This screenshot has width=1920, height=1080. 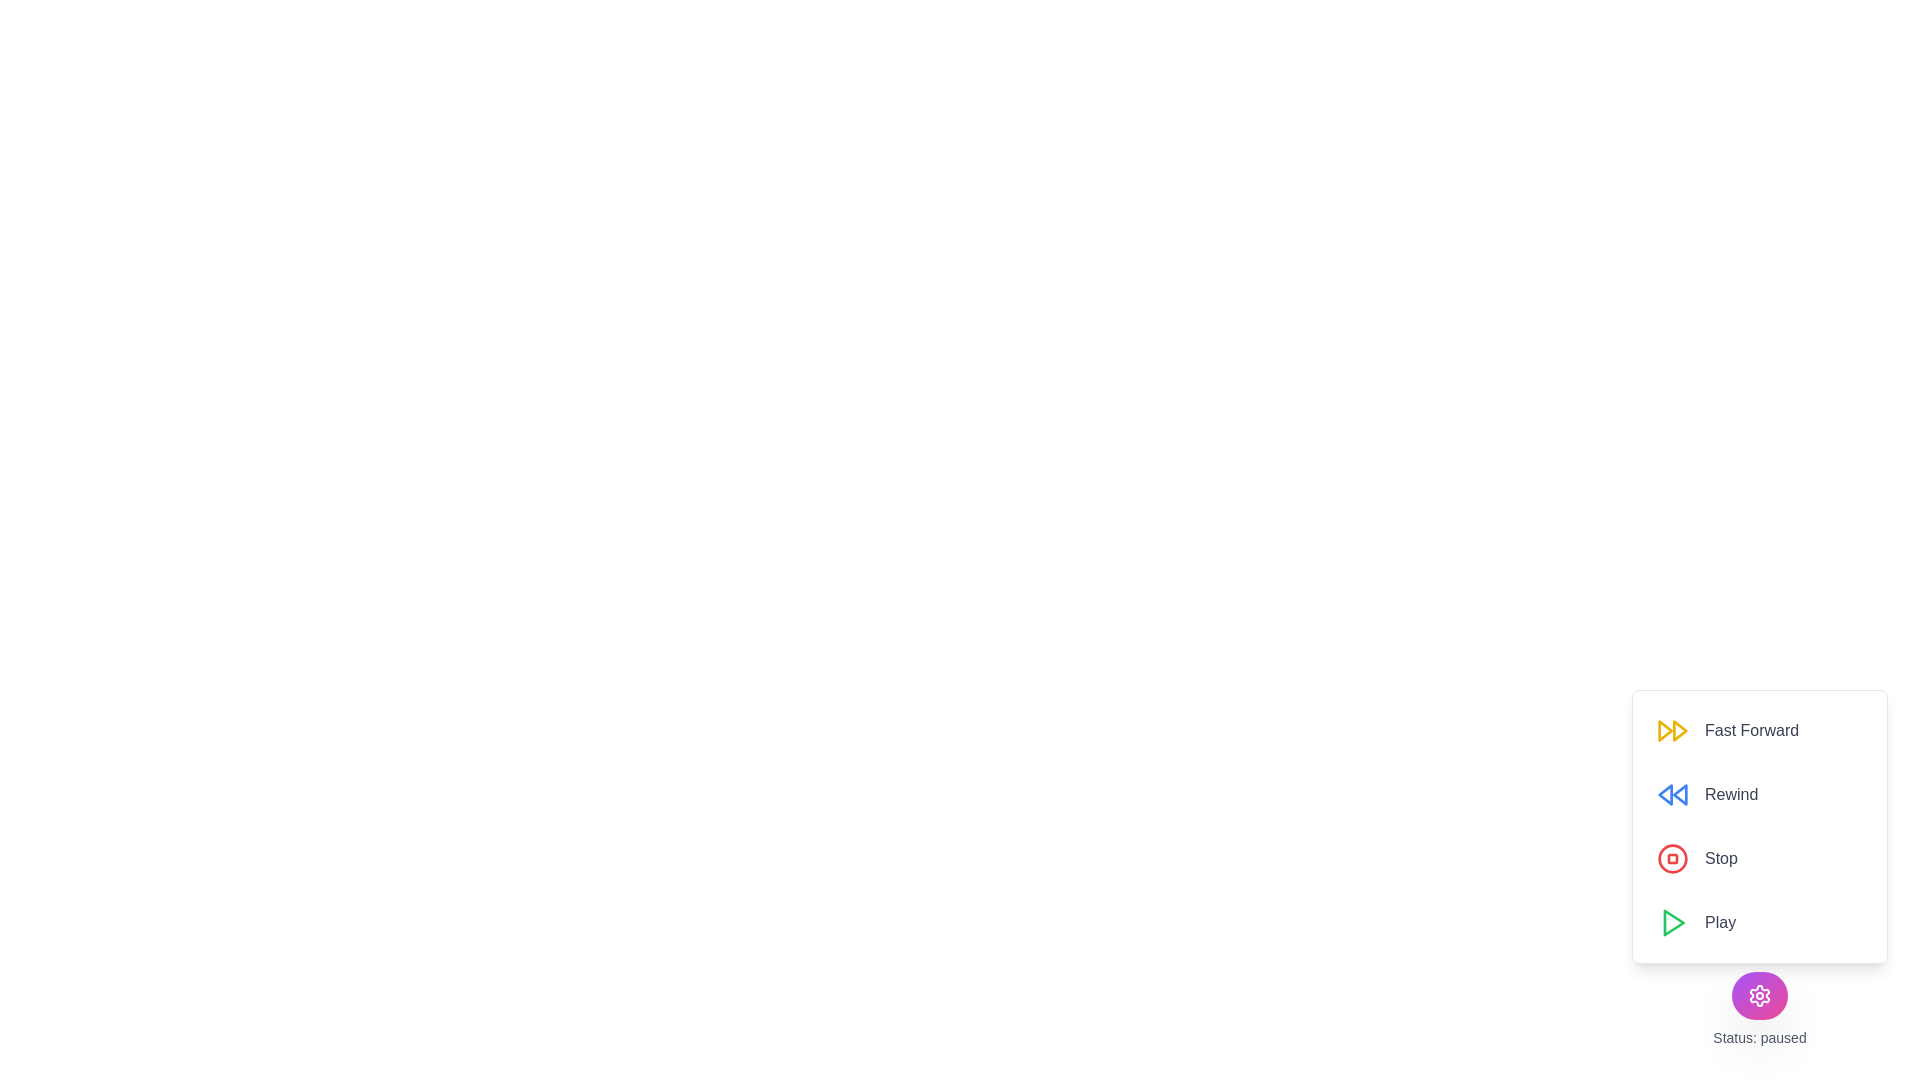 What do you see at coordinates (1706, 793) in the screenshot?
I see `the 'Rewind' button to change the status to 'rewind'` at bounding box center [1706, 793].